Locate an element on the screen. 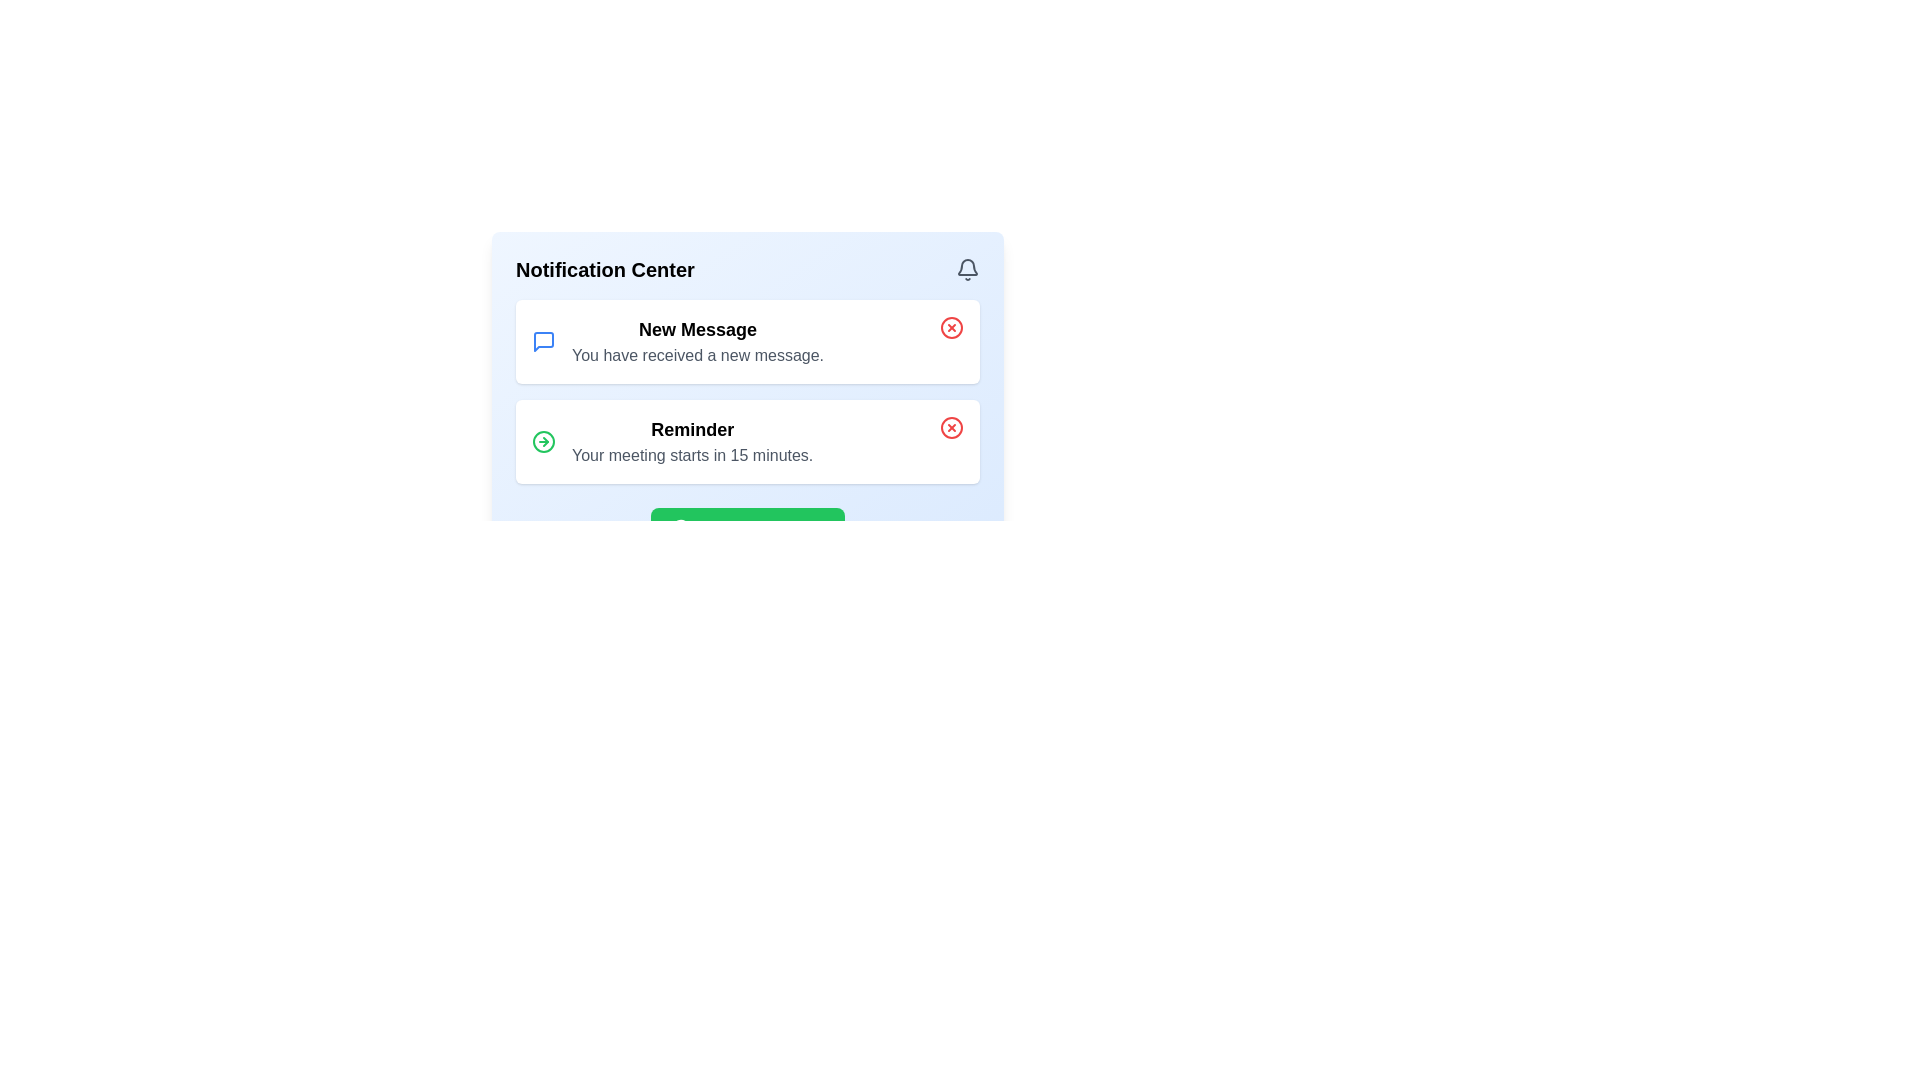 The height and width of the screenshot is (1080, 1920). the central circular part of the rightward-pointing arrow icon within the 'Reminder' notification card is located at coordinates (543, 441).